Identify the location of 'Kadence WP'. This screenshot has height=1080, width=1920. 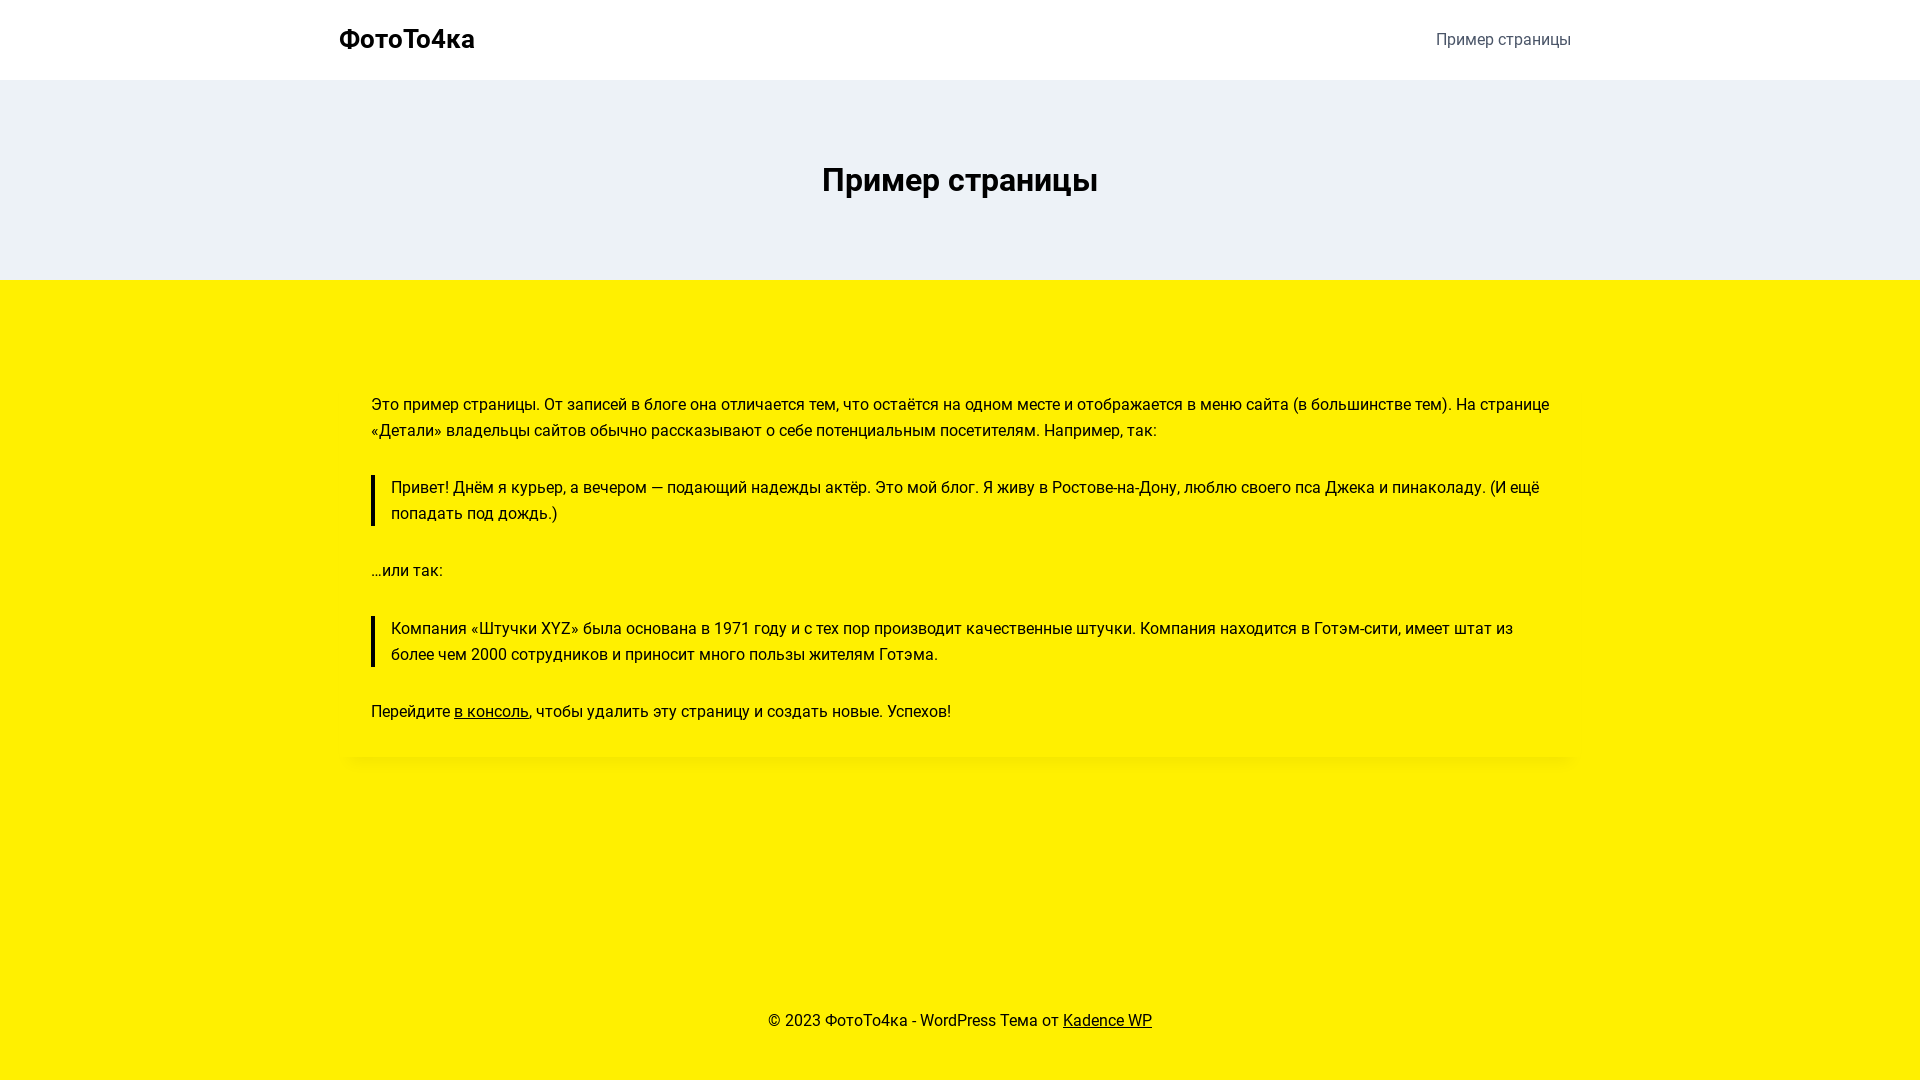
(1106, 1020).